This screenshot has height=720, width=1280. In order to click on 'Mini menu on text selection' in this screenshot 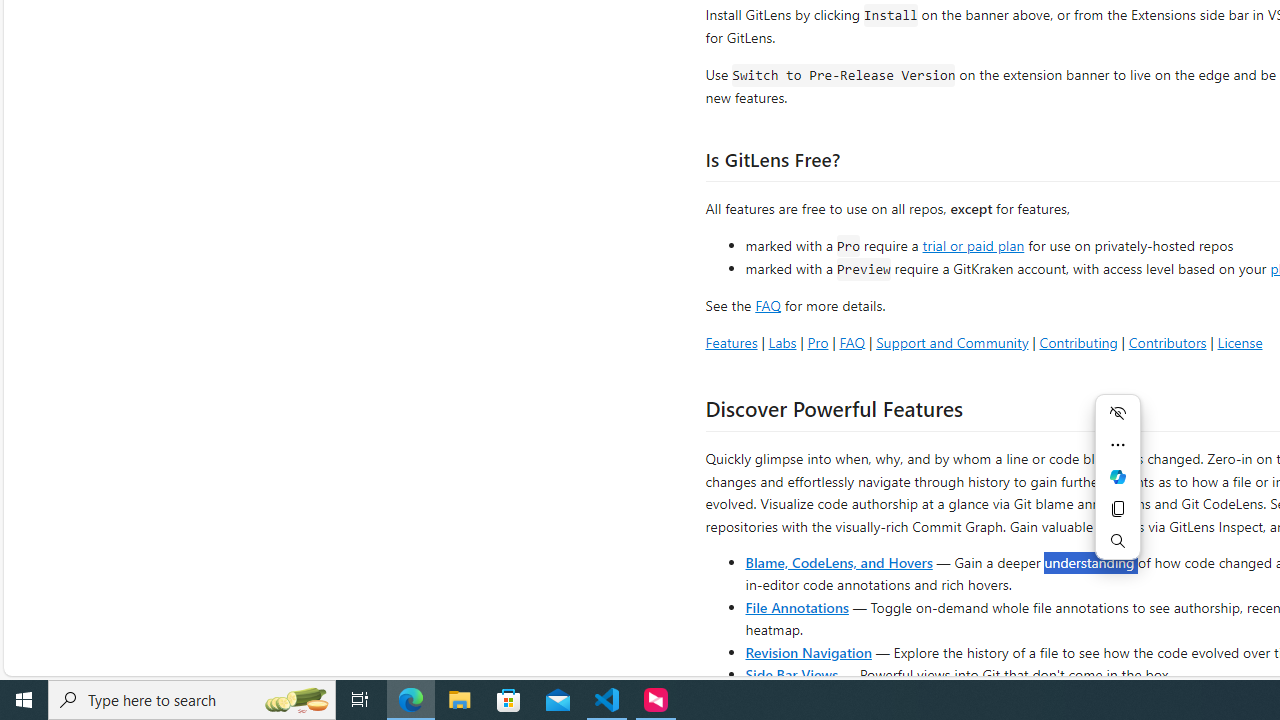, I will do `click(1117, 488)`.